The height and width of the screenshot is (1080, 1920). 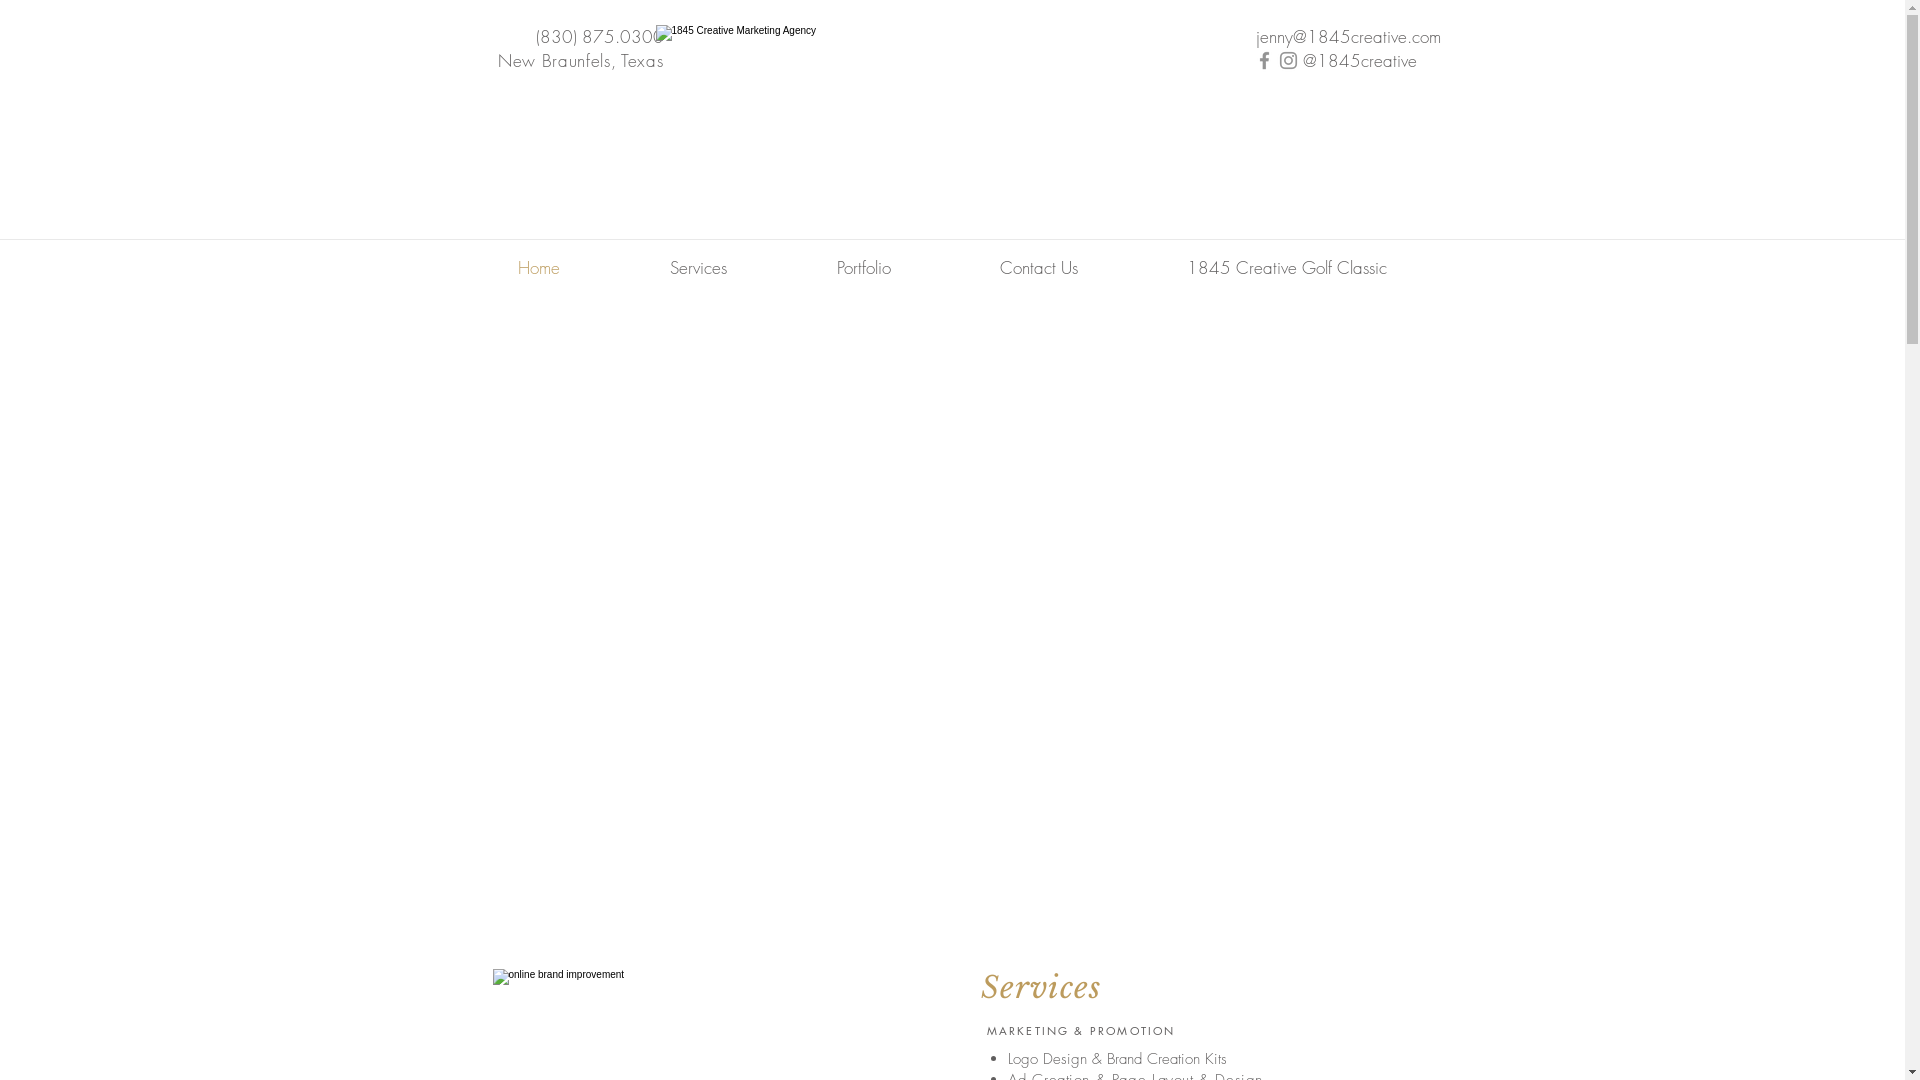 What do you see at coordinates (537, 266) in the screenshot?
I see `'Home'` at bounding box center [537, 266].